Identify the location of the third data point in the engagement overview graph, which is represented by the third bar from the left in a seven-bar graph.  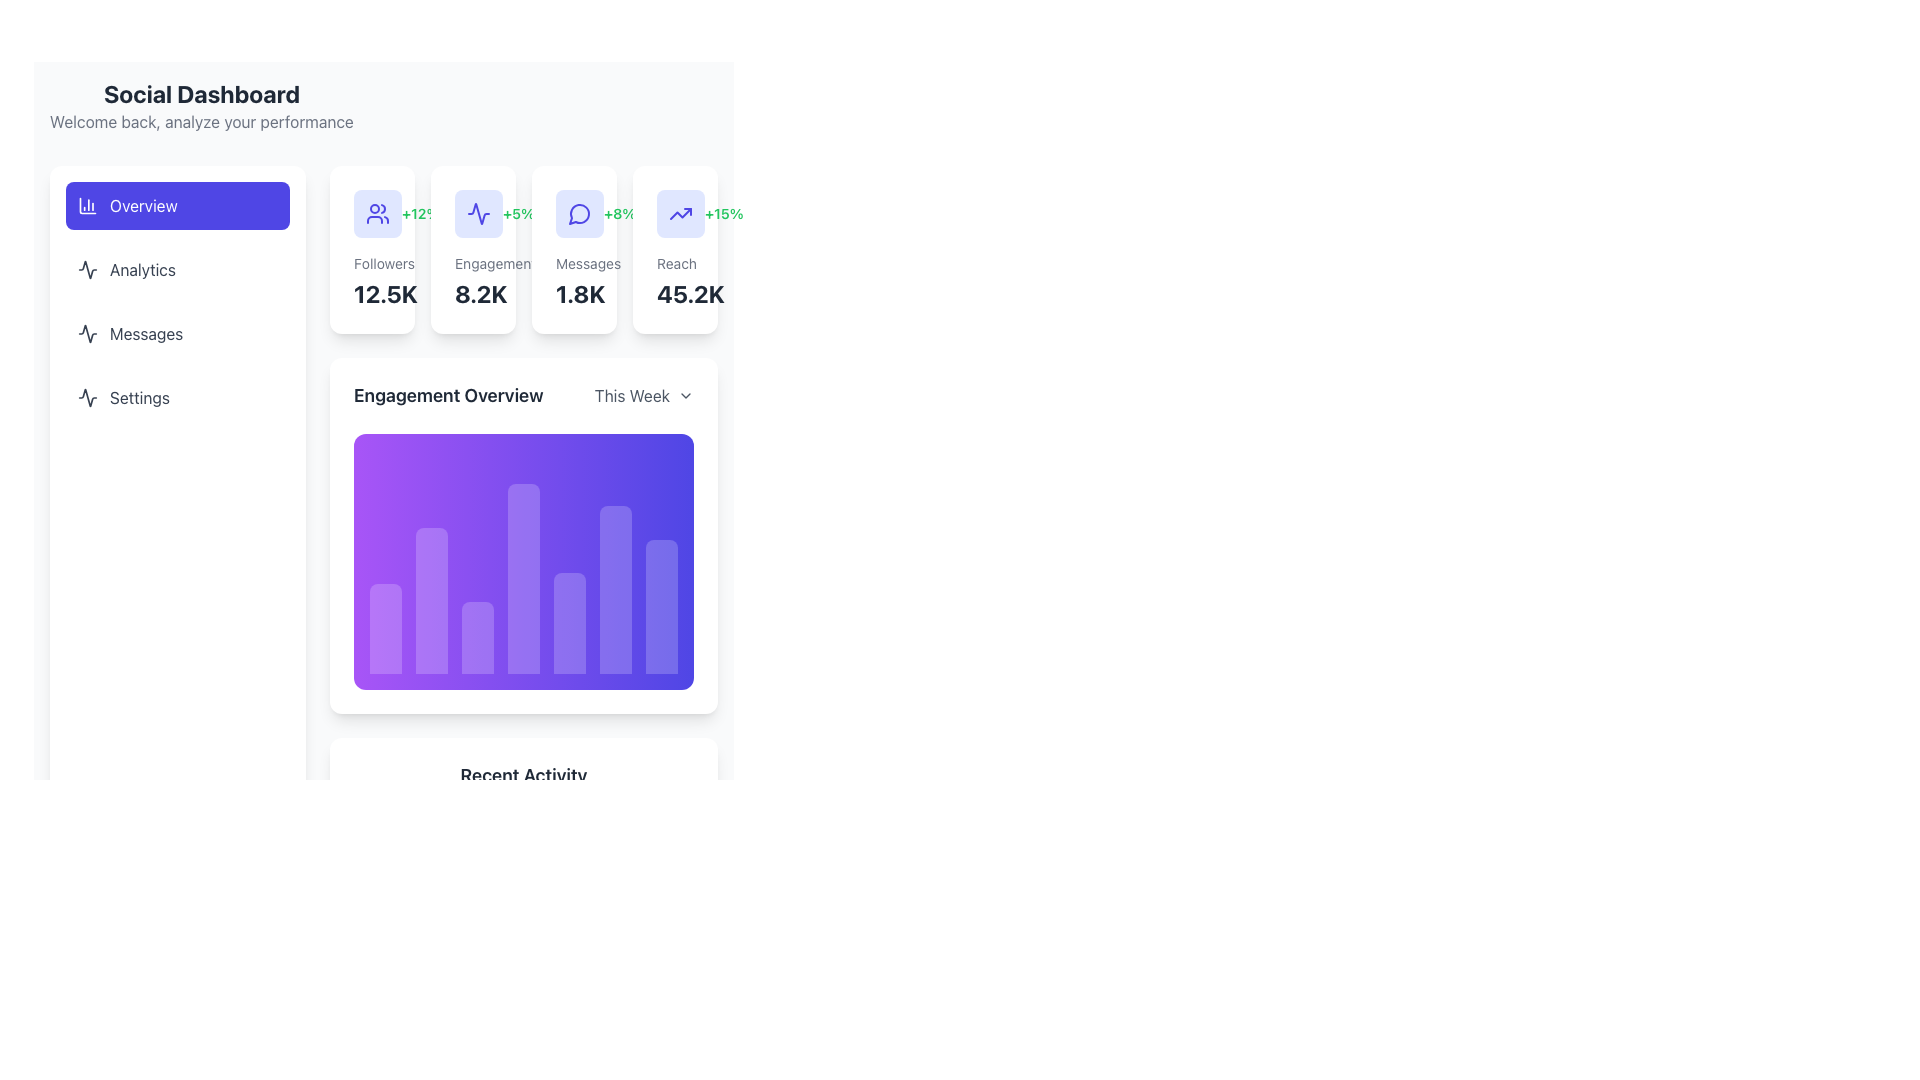
(477, 637).